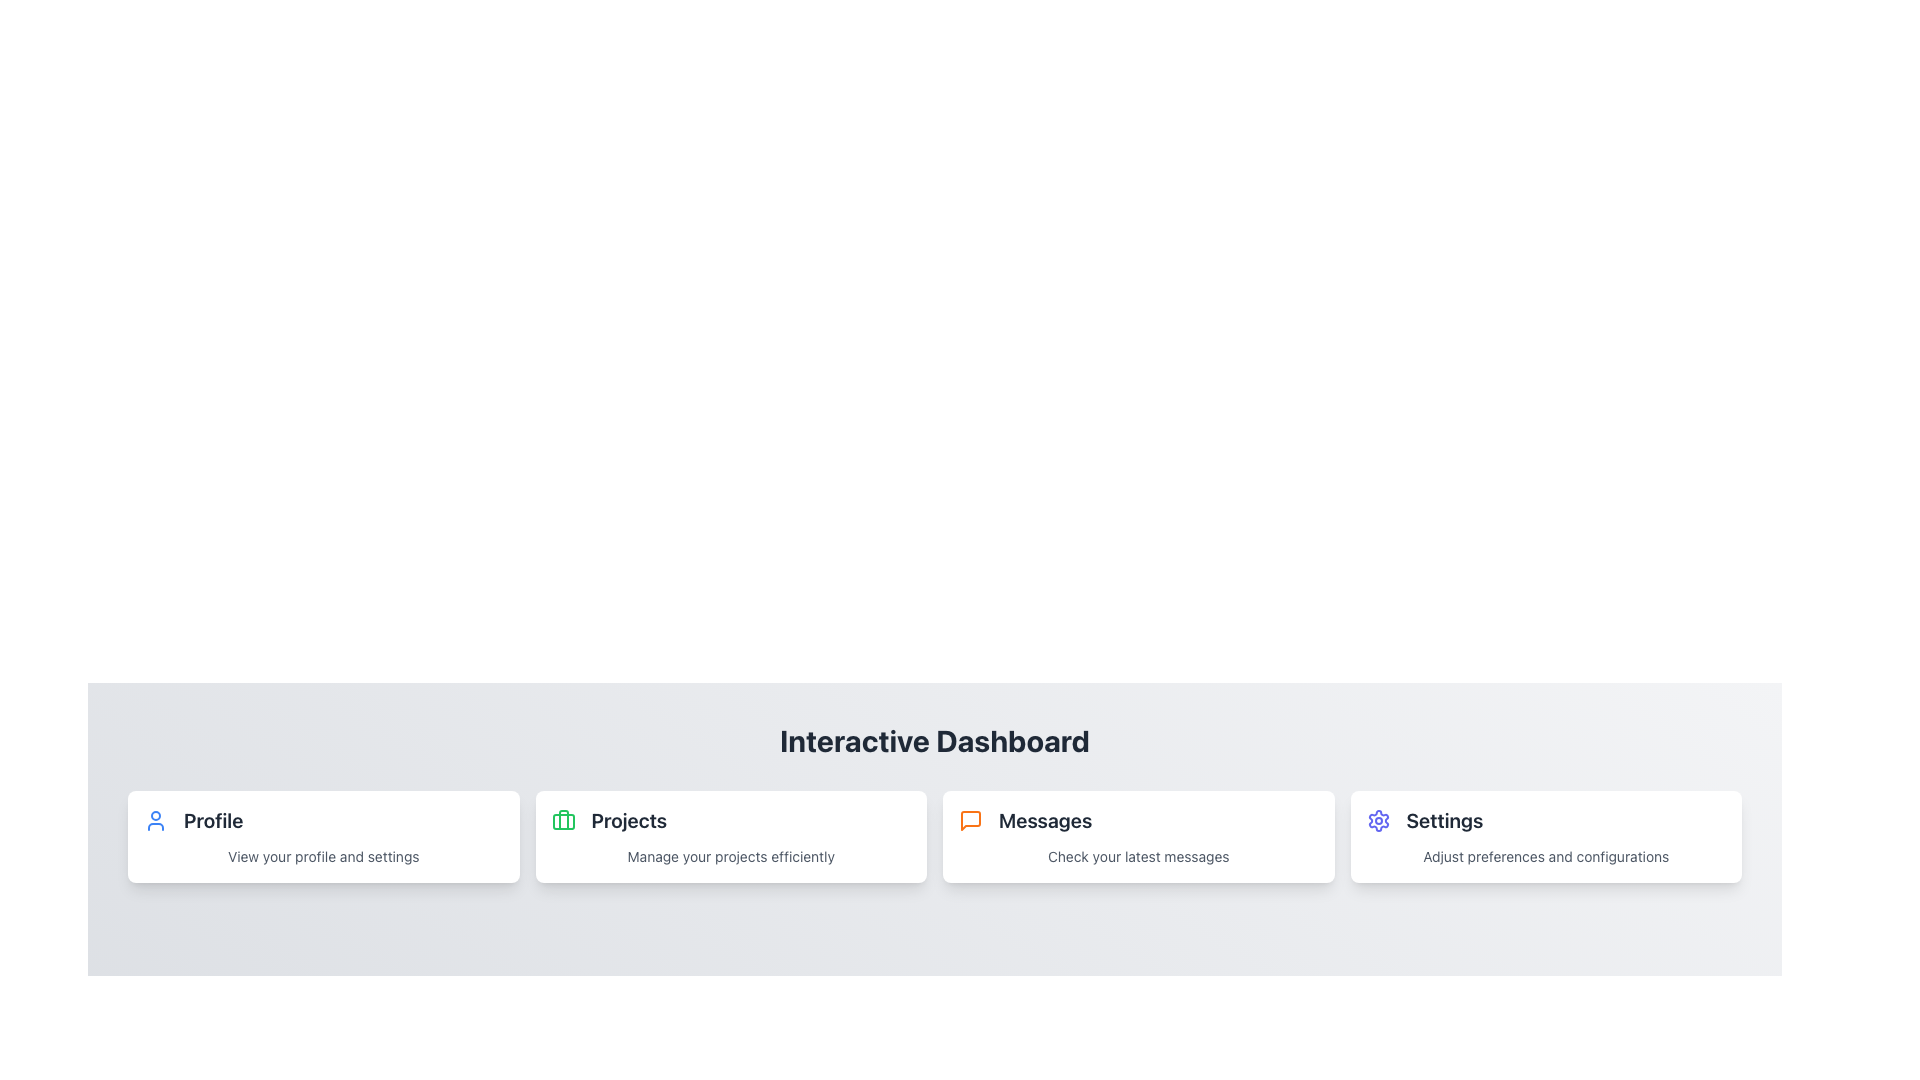 The image size is (1920, 1080). I want to click on the text label and icon pair in the Messages card for accessibility purposes, so click(1138, 821).